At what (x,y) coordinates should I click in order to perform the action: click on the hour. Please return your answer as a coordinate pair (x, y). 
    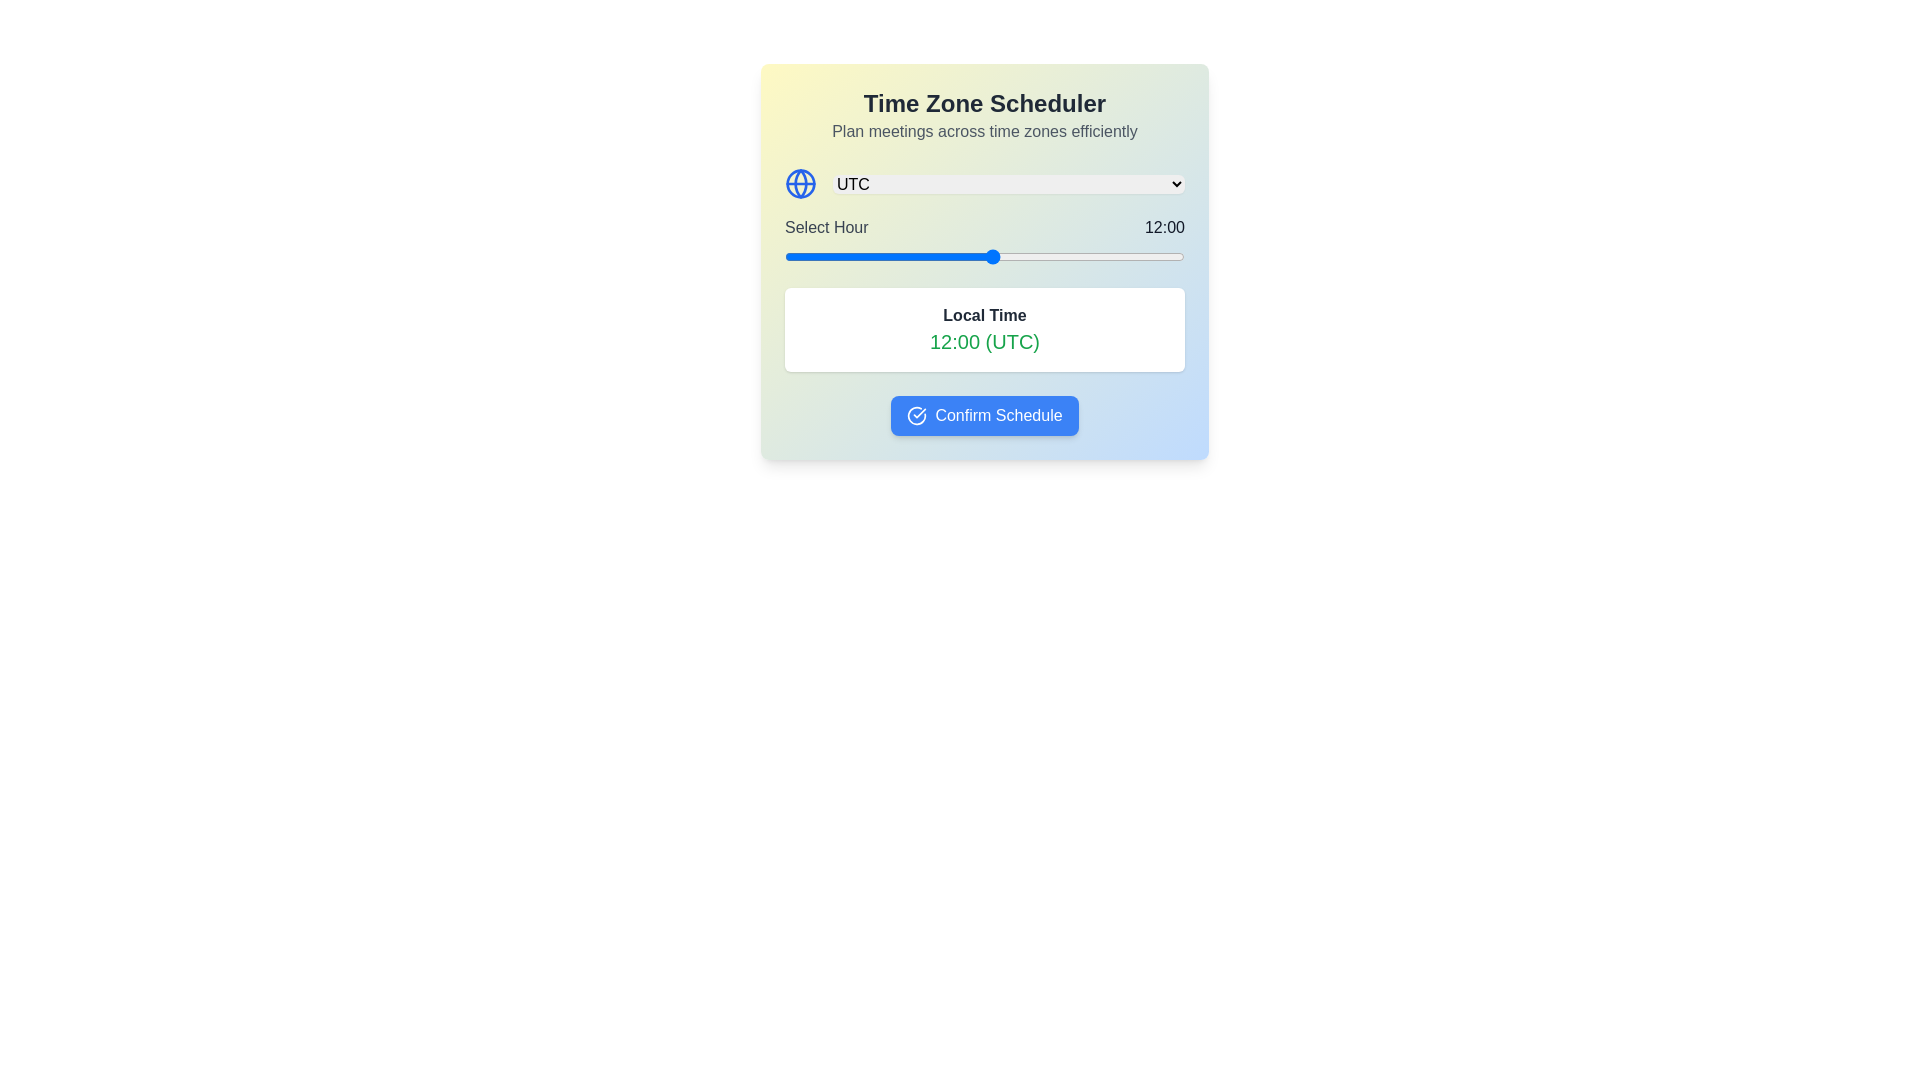
    Looking at the image, I should click on (1132, 256).